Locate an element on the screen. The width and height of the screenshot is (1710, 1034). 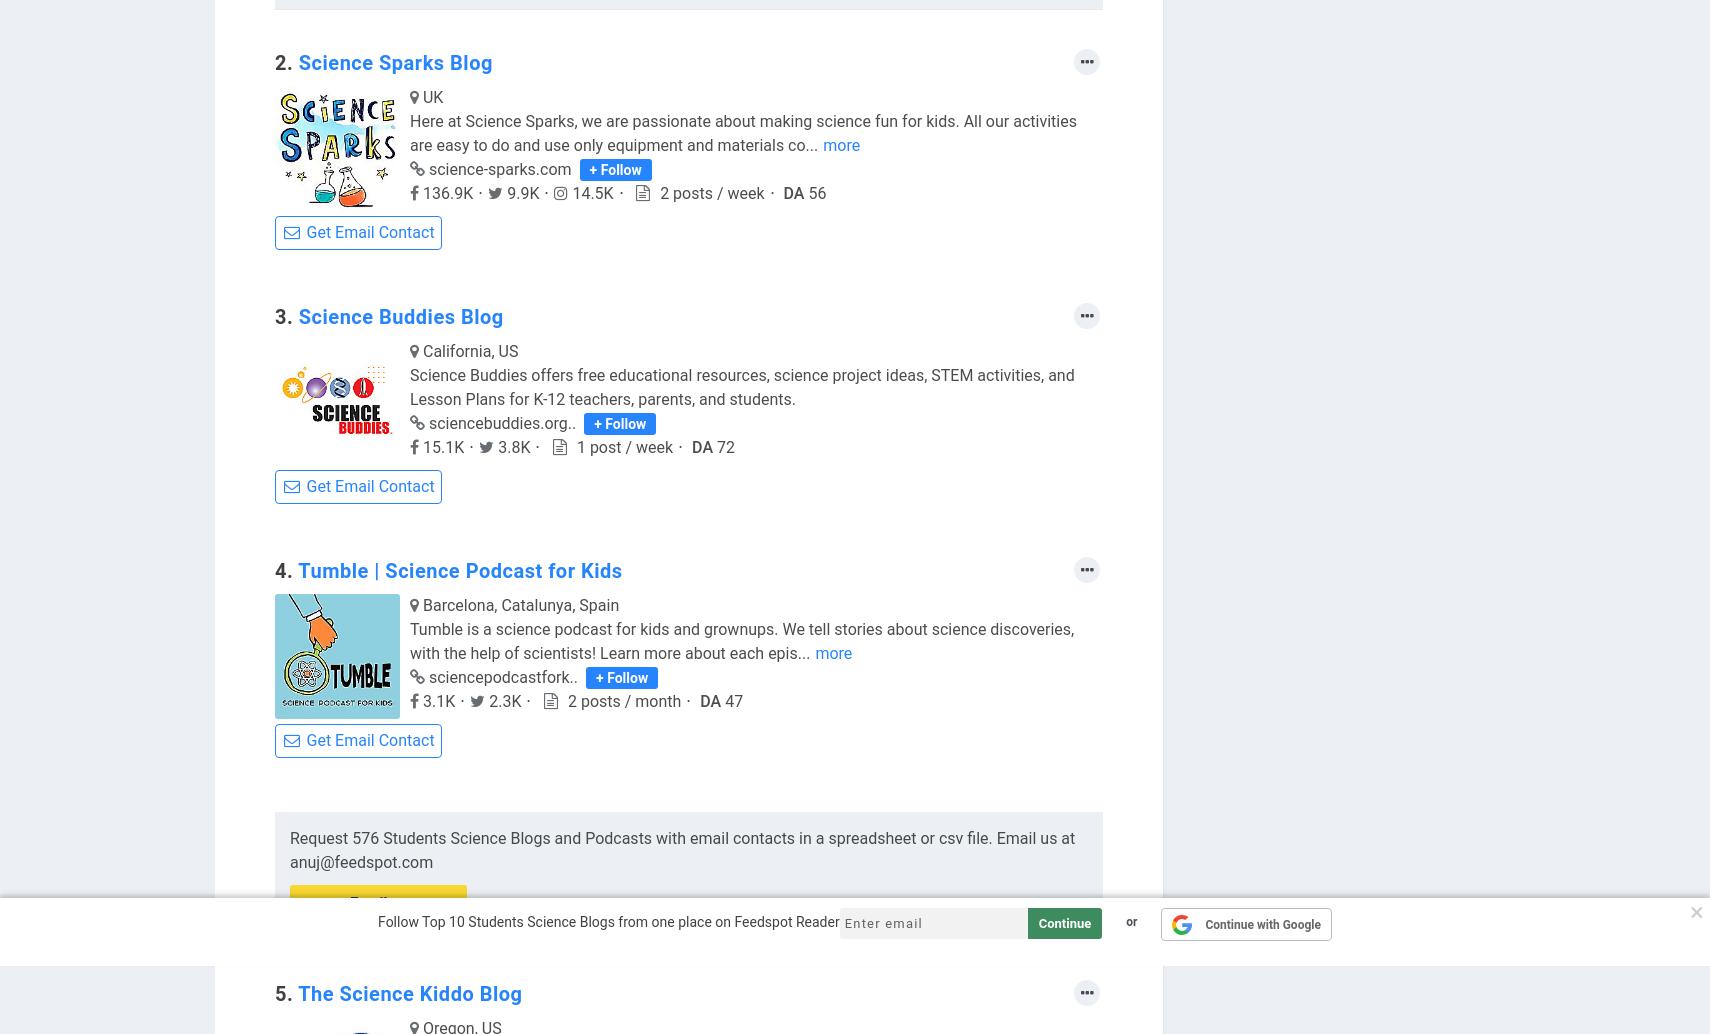
'56' is located at coordinates (807, 193).